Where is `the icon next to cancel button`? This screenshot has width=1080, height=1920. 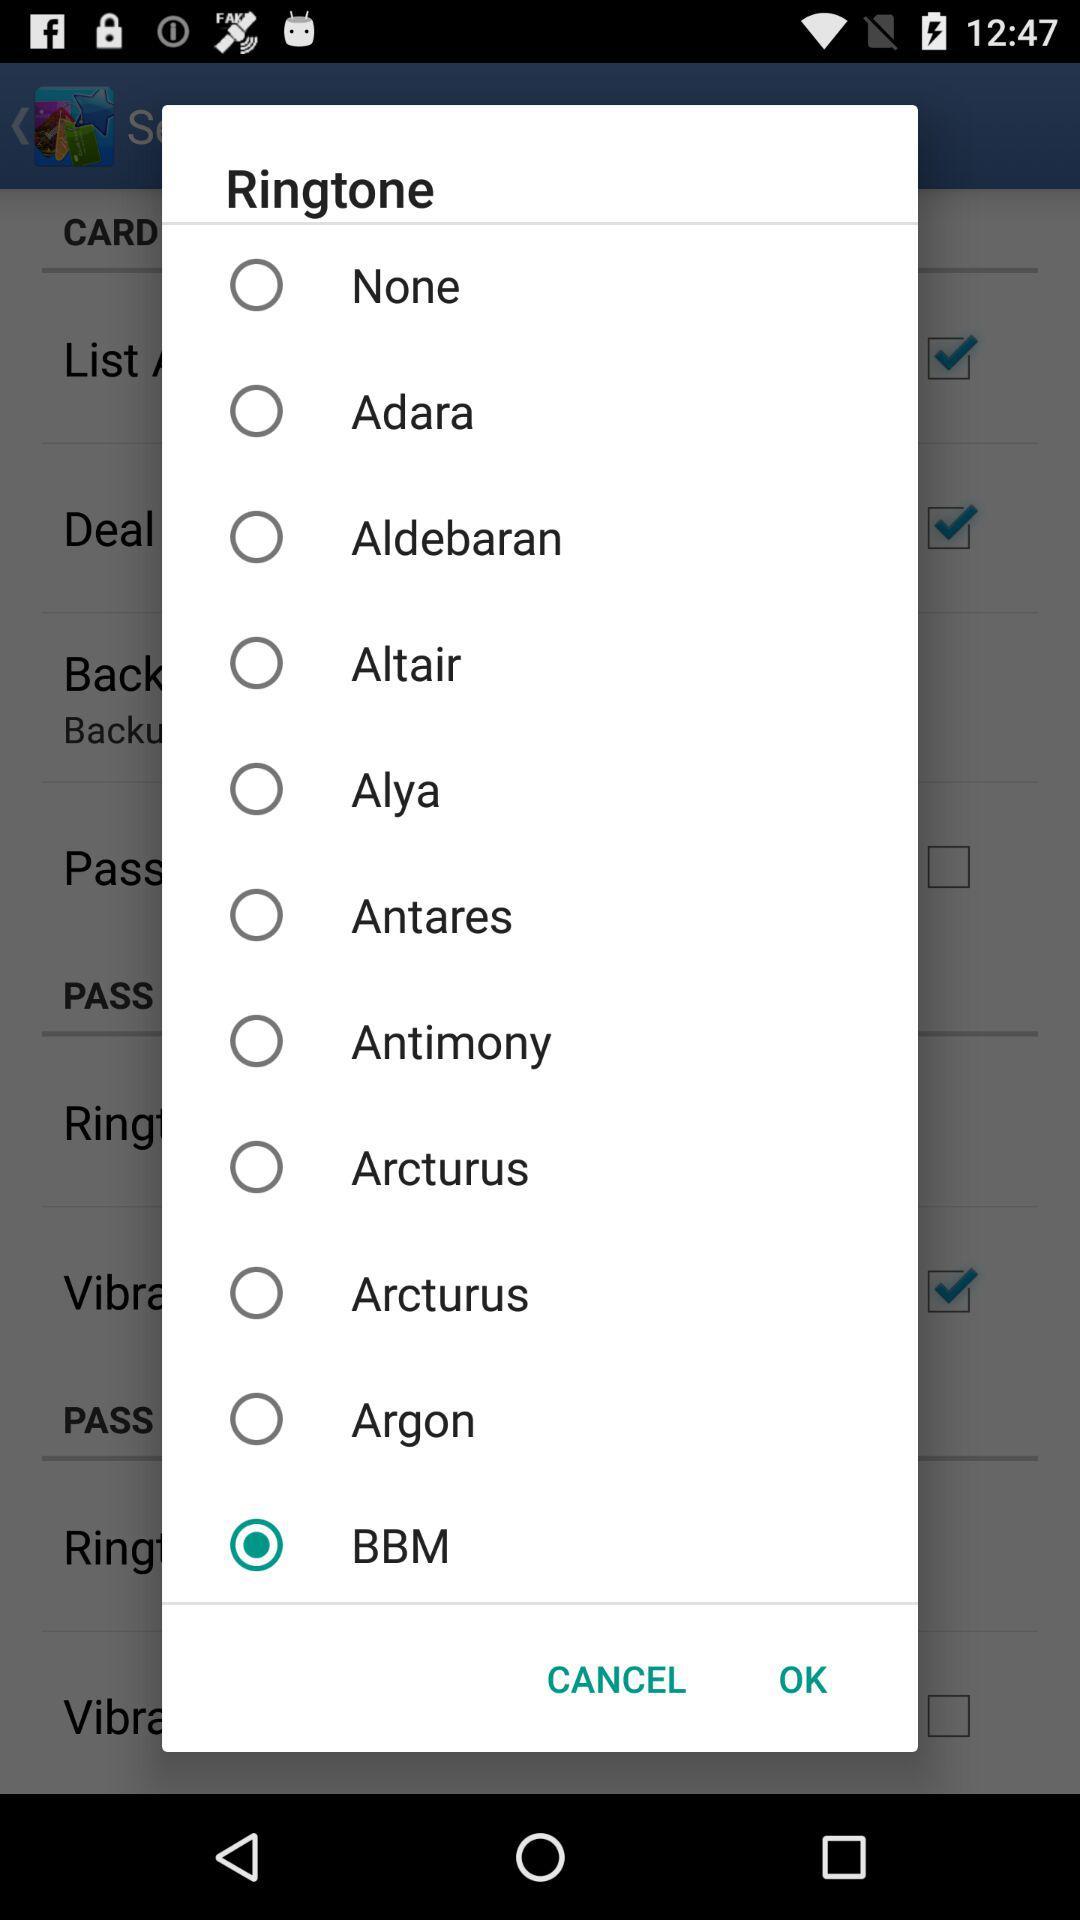
the icon next to cancel button is located at coordinates (801, 1678).